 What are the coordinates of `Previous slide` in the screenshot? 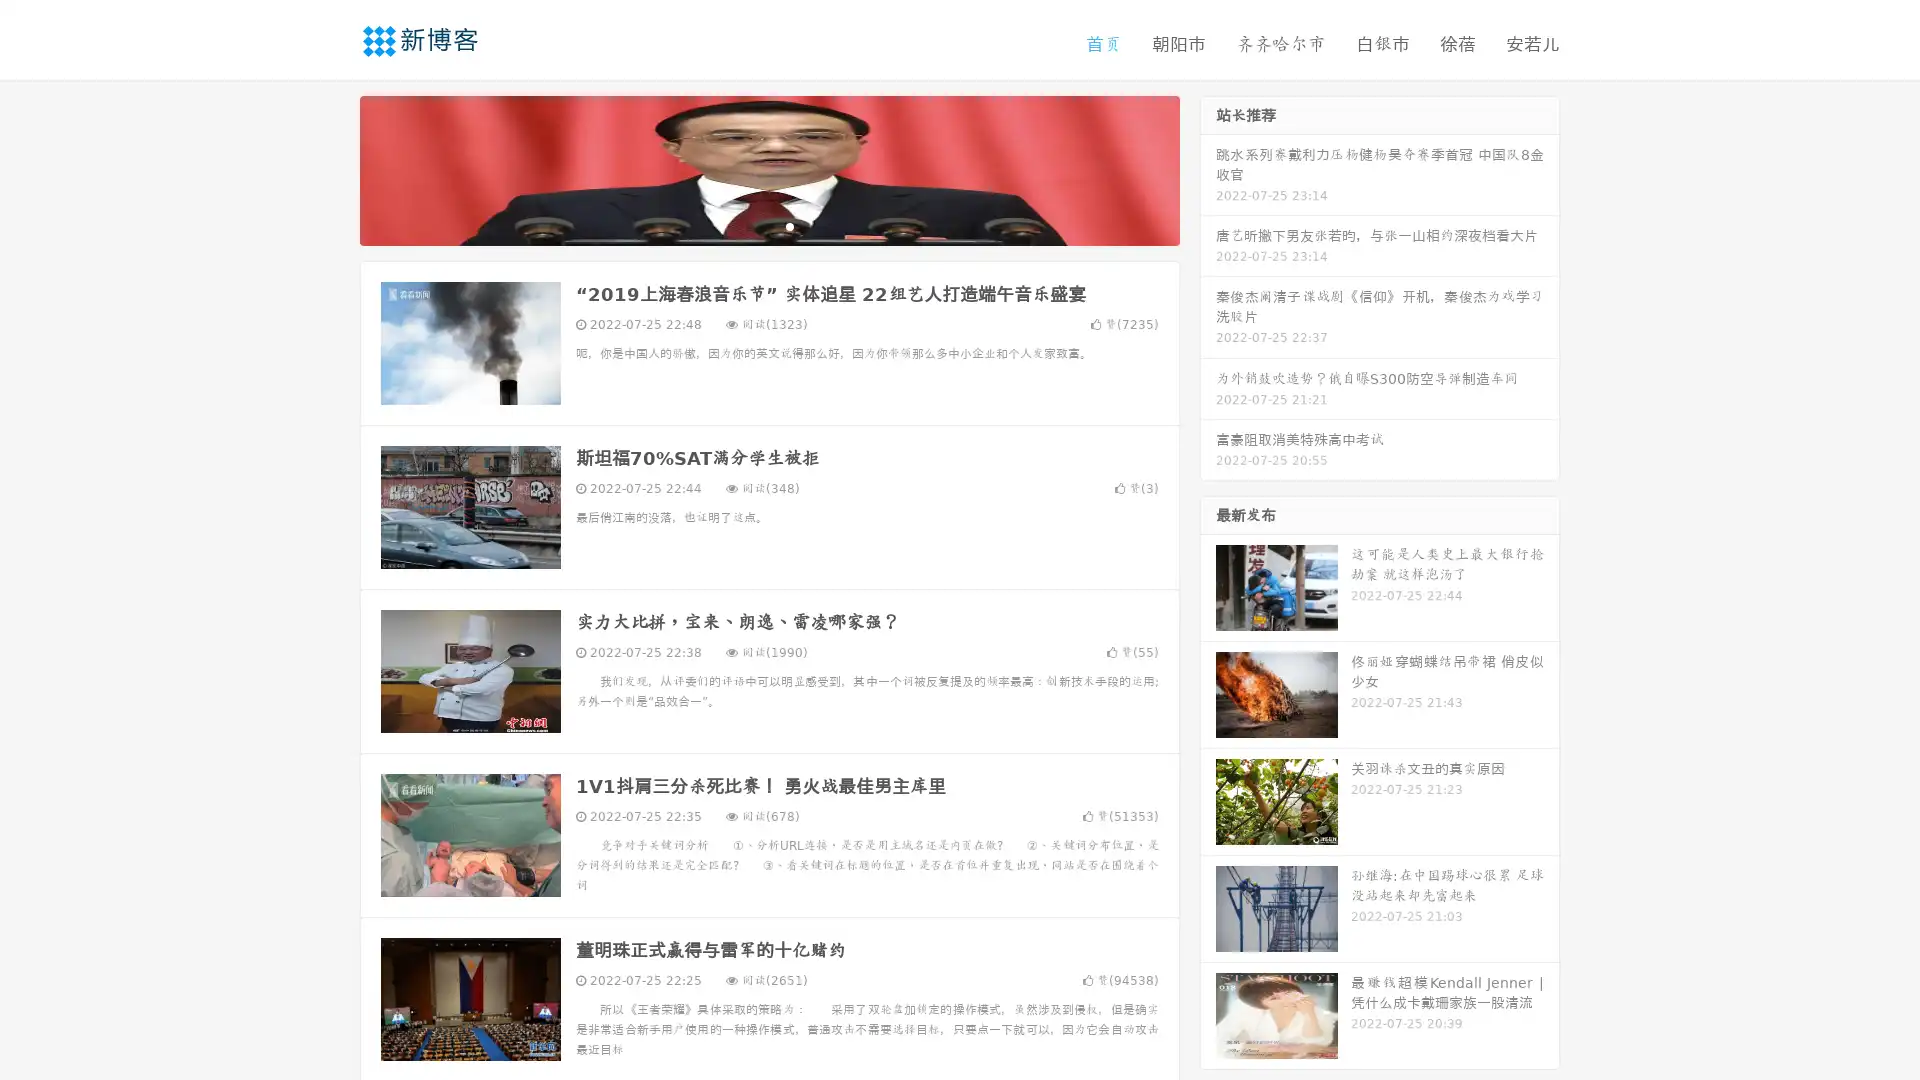 It's located at (330, 168).